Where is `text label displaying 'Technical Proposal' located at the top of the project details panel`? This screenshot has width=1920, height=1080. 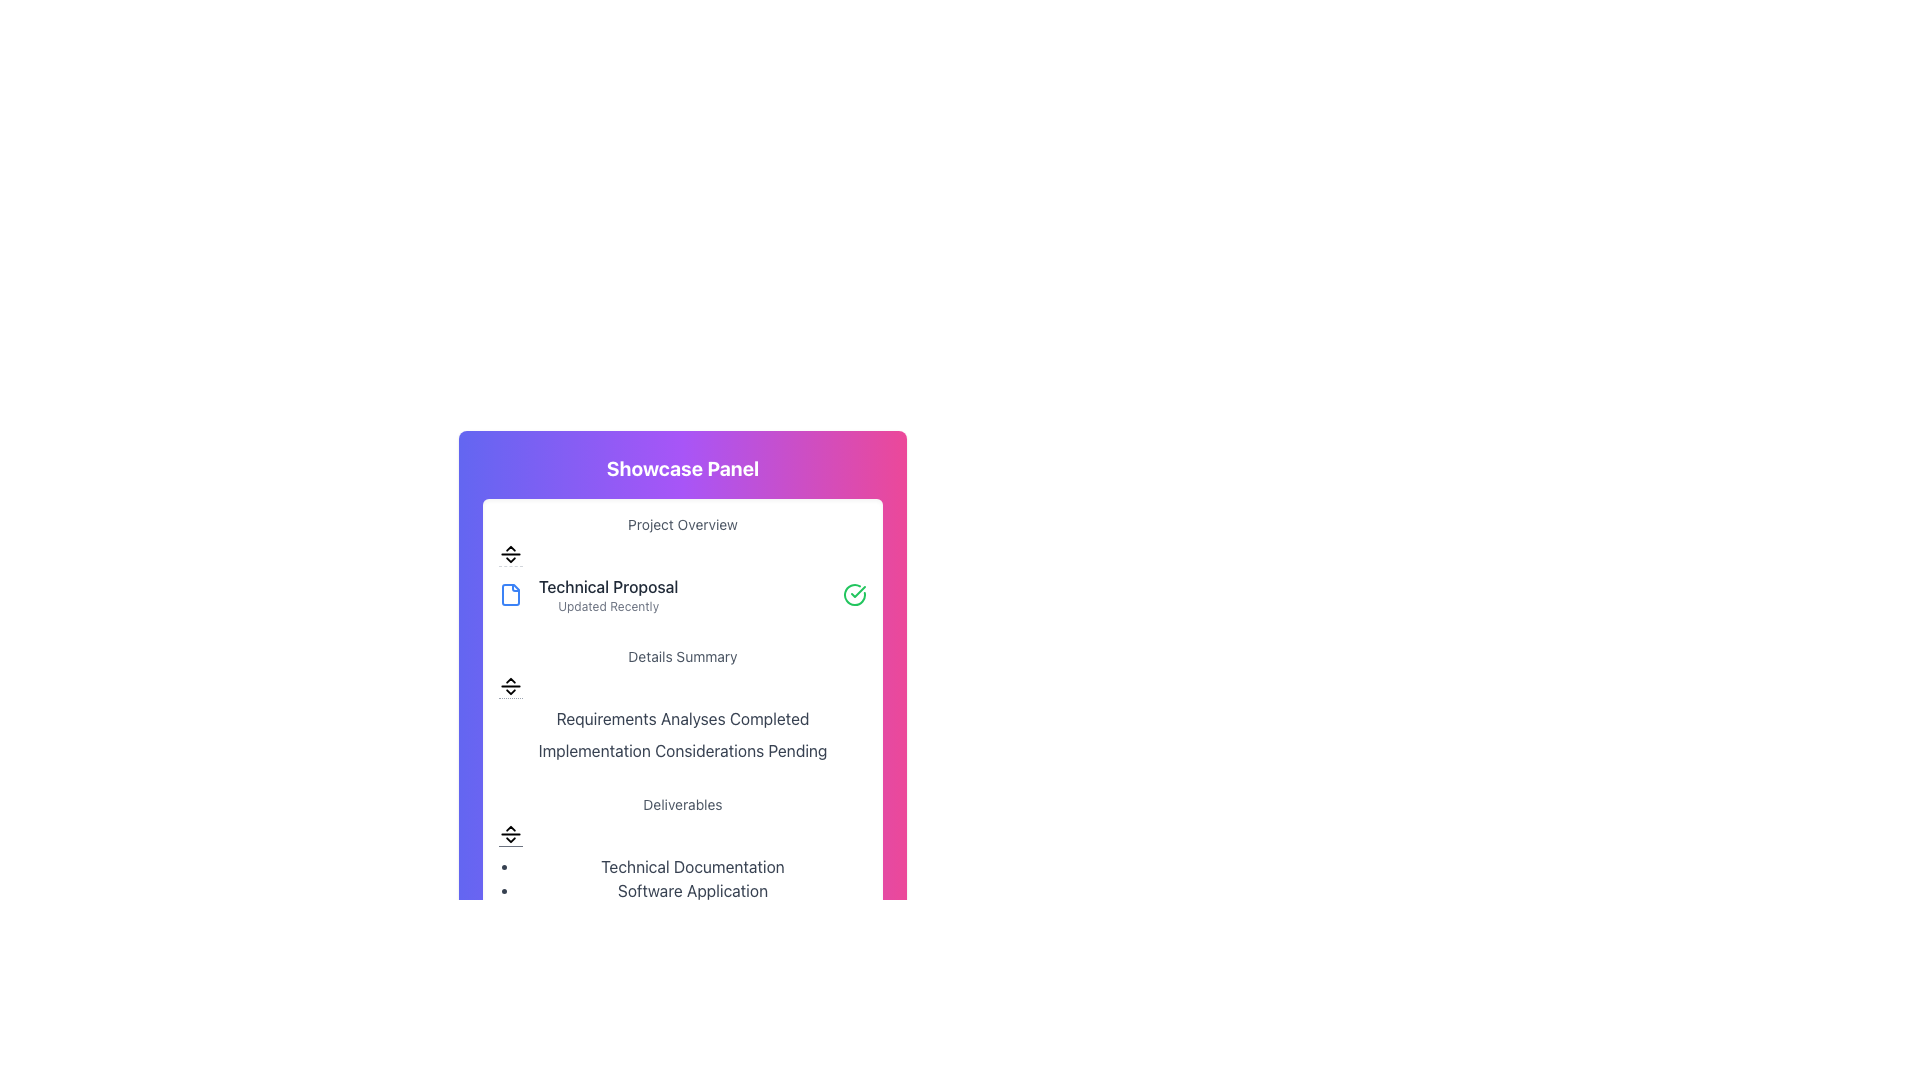
text label displaying 'Technical Proposal' located at the top of the project details panel is located at coordinates (607, 585).